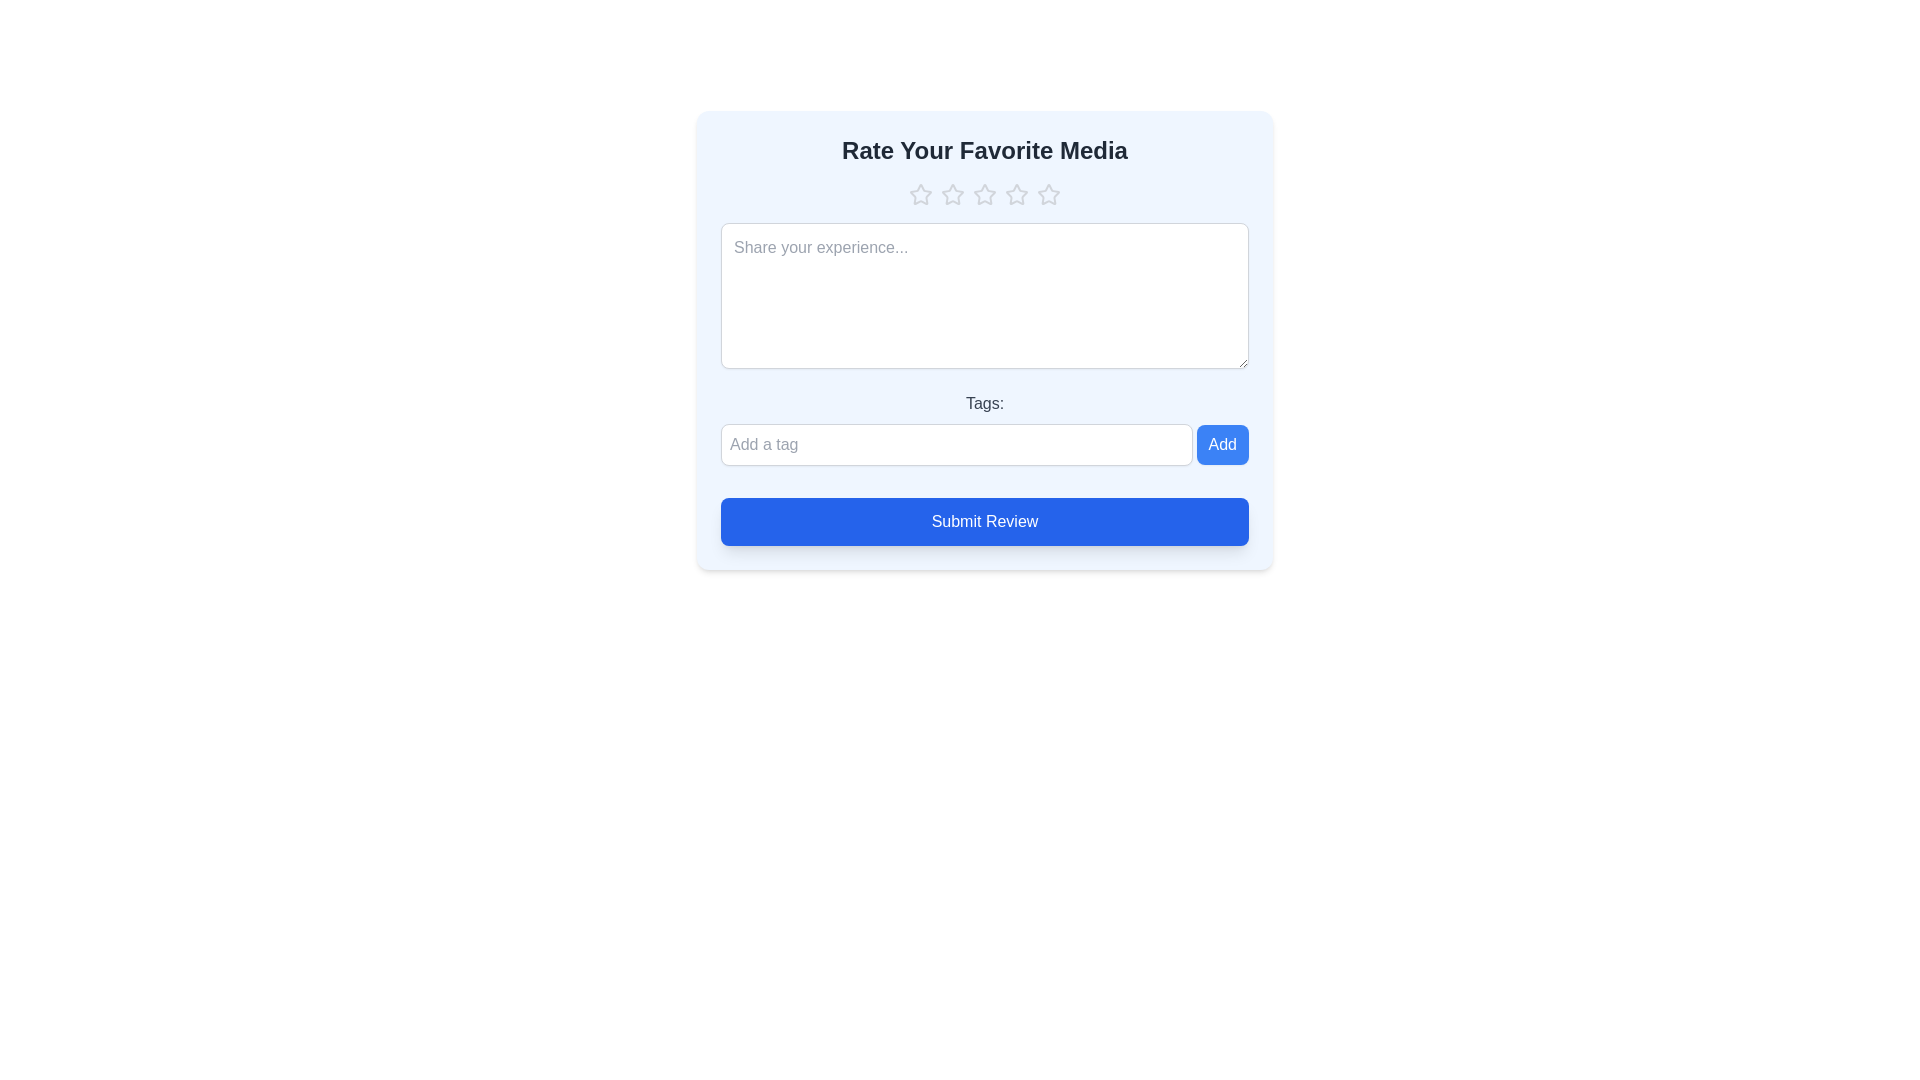 Image resolution: width=1920 pixels, height=1080 pixels. I want to click on the text label that provides context for the 'Add a tag' input field, located above it in the form, so click(984, 404).